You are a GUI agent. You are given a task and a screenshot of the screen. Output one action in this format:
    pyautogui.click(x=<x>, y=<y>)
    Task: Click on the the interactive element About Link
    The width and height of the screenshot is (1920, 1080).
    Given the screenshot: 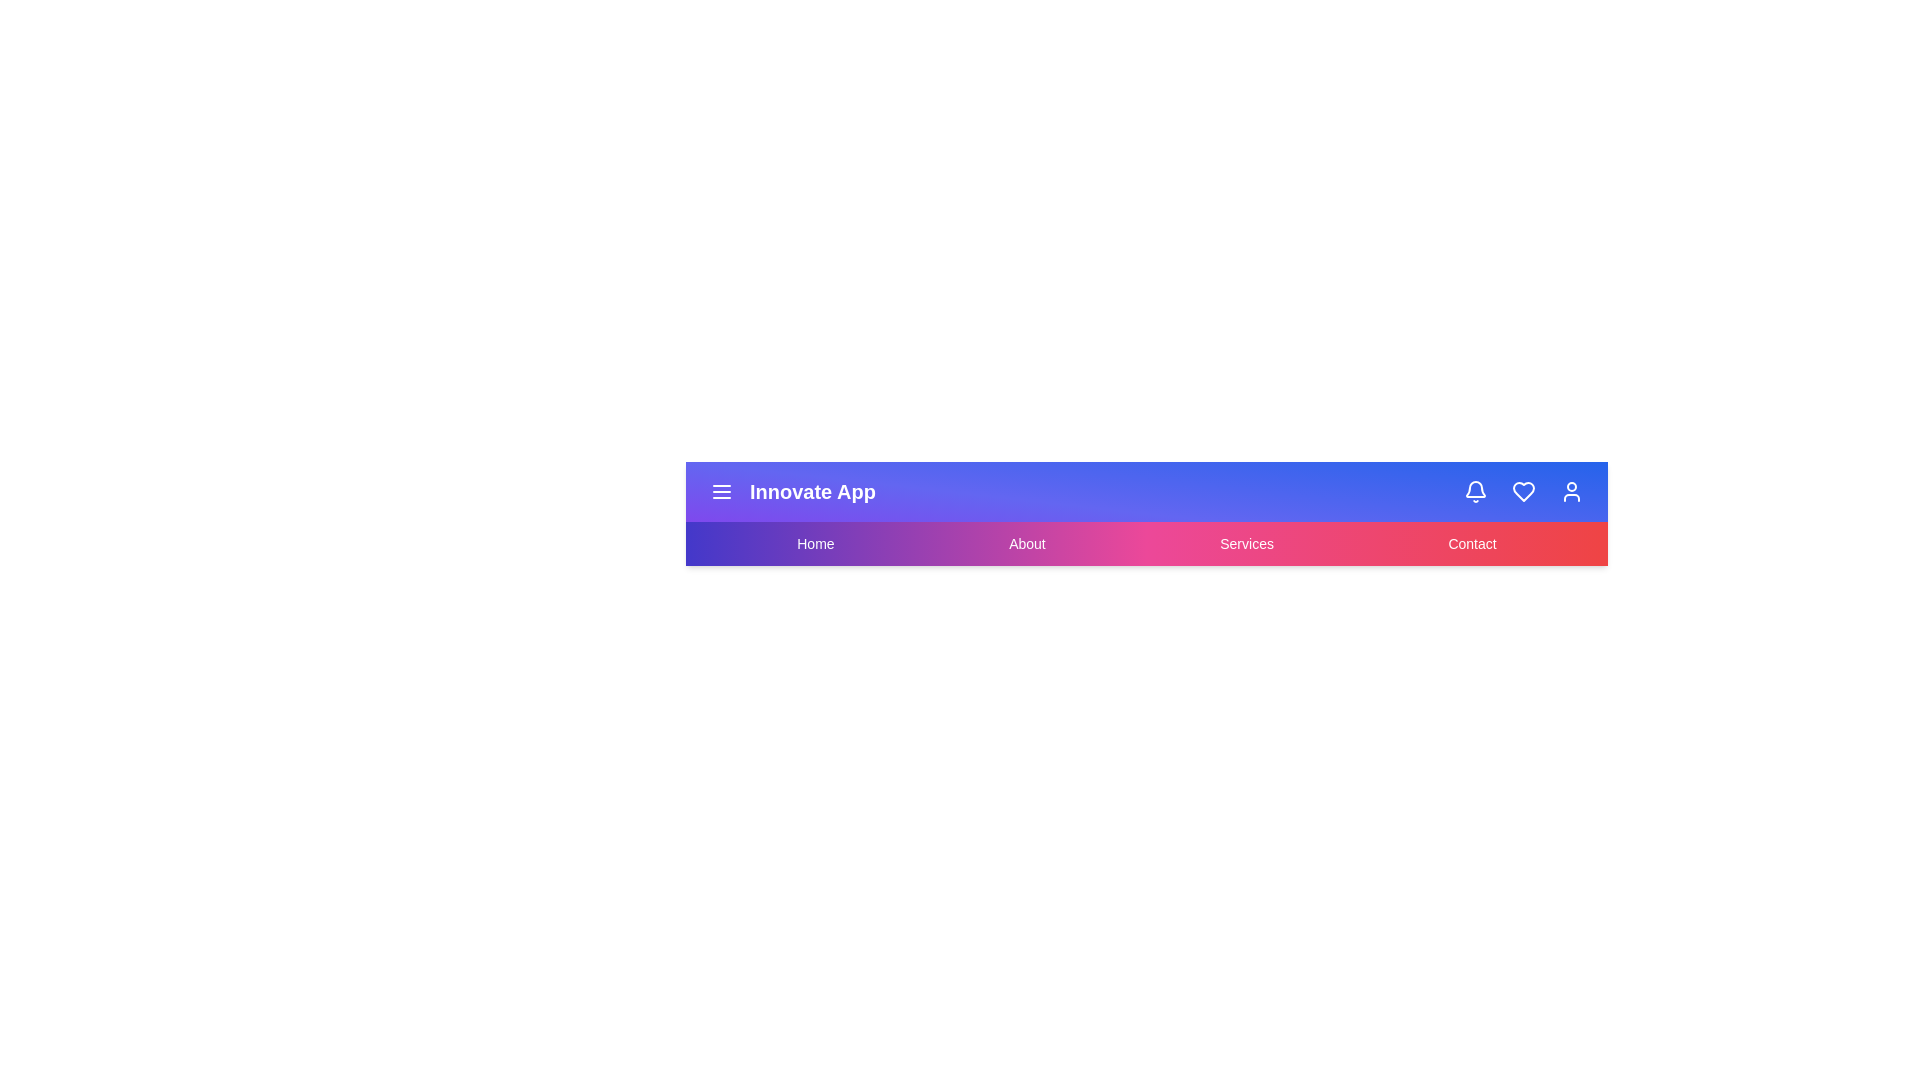 What is the action you would take?
    pyautogui.click(x=1027, y=543)
    